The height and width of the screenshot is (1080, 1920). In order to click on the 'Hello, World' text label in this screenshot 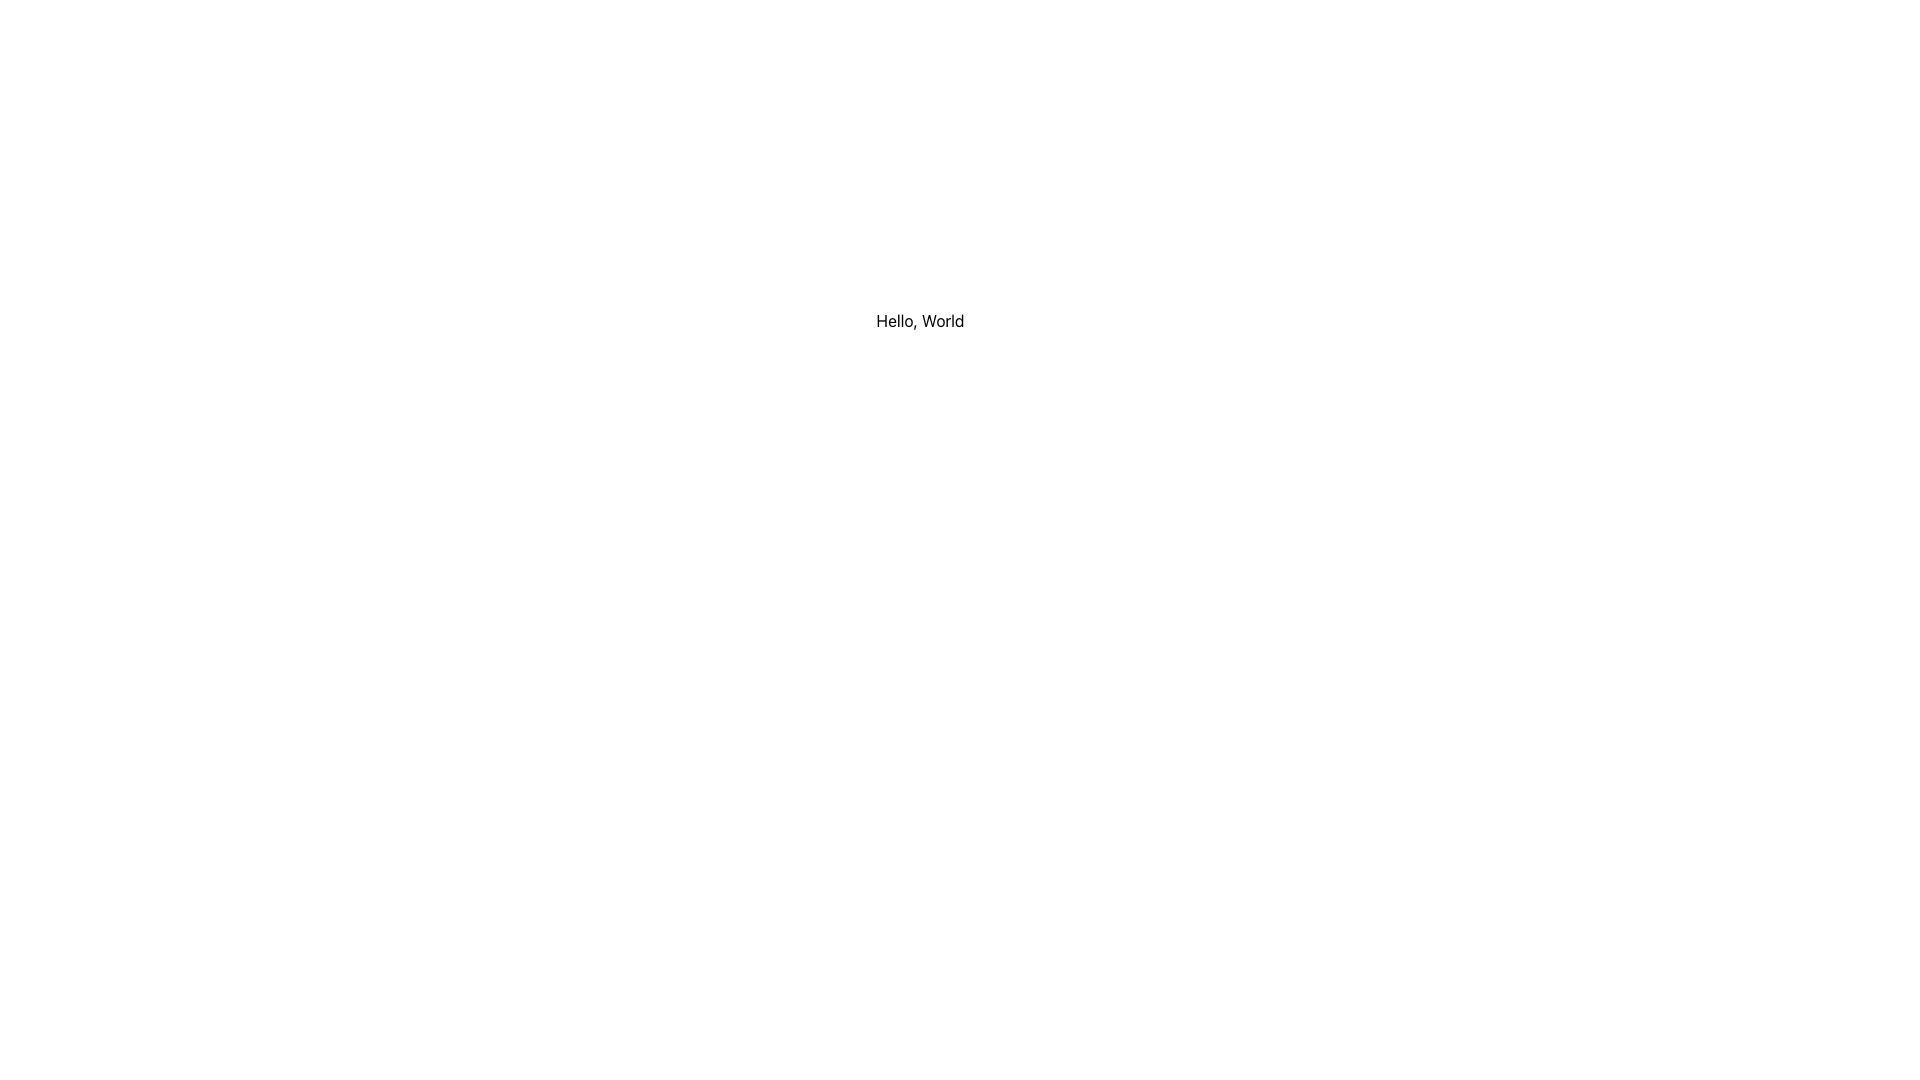, I will do `click(919, 319)`.